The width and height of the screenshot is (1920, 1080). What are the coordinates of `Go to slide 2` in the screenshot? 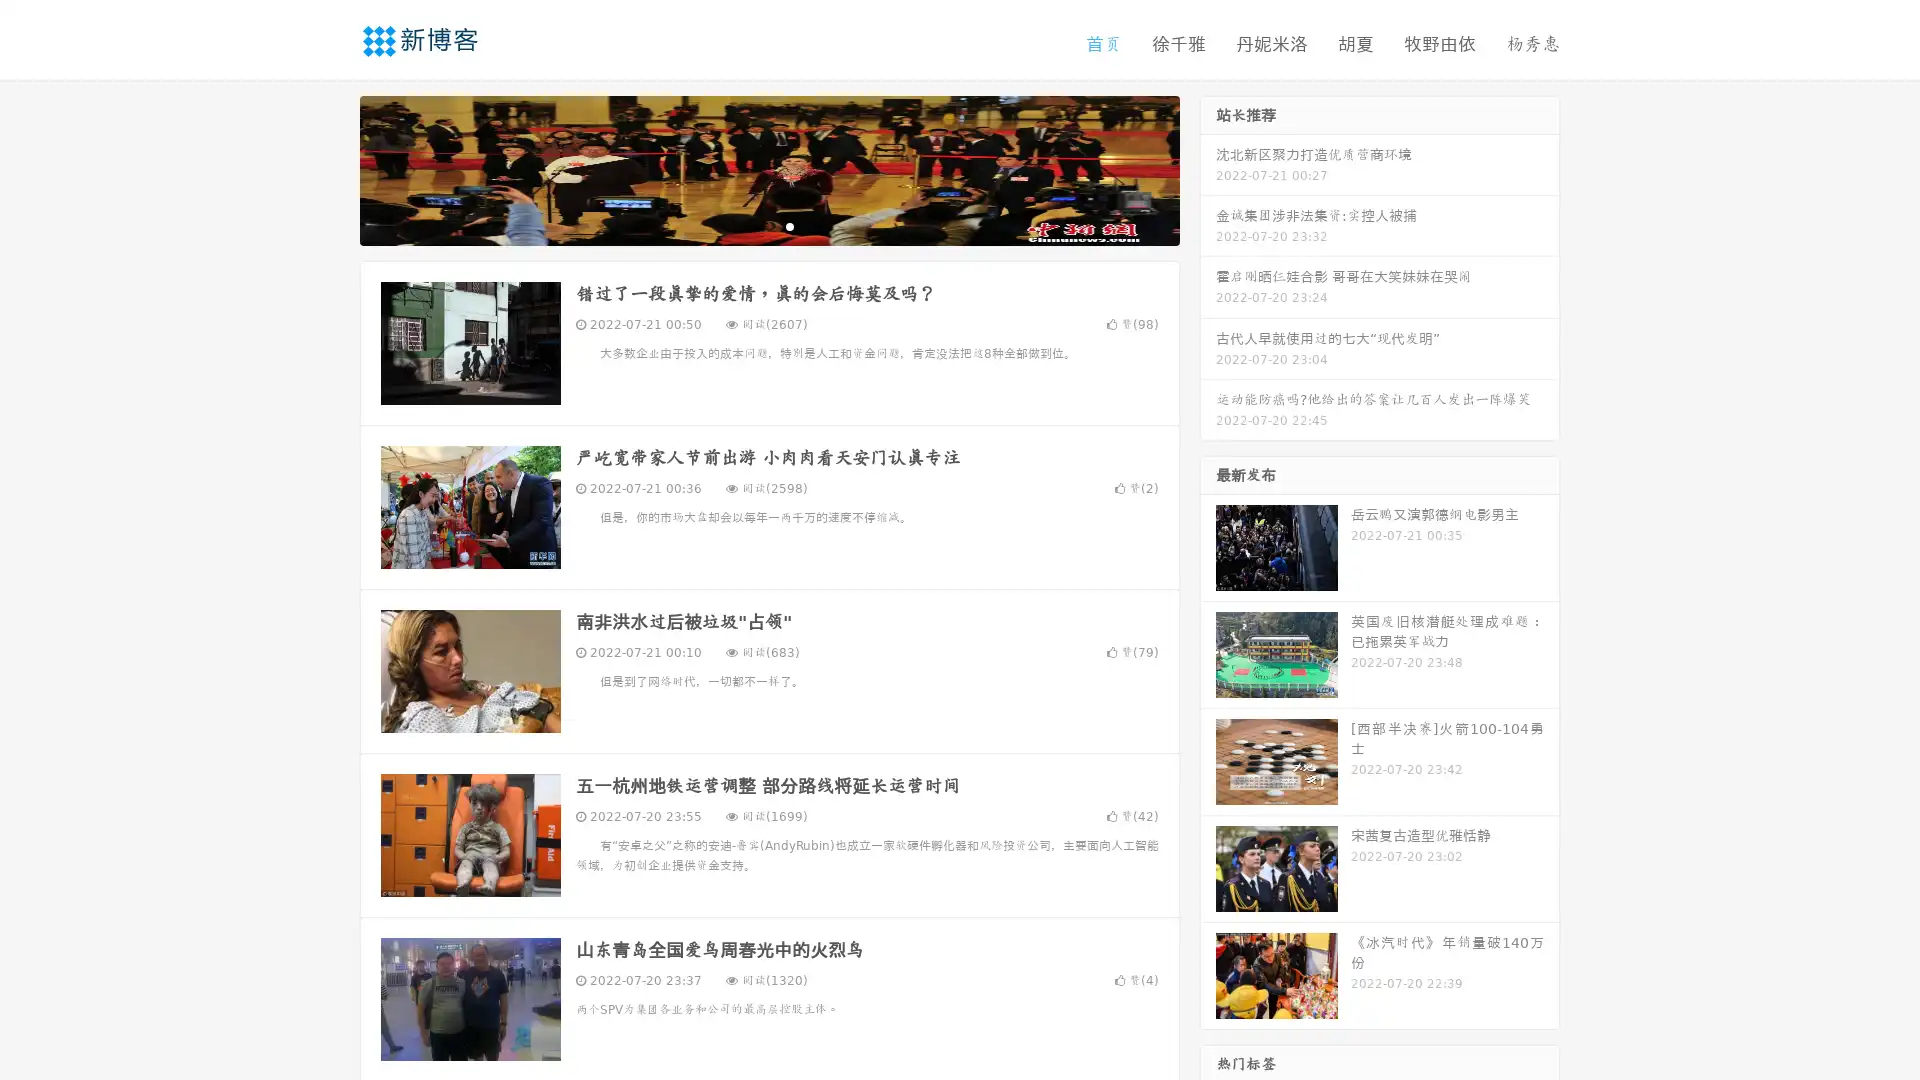 It's located at (768, 225).